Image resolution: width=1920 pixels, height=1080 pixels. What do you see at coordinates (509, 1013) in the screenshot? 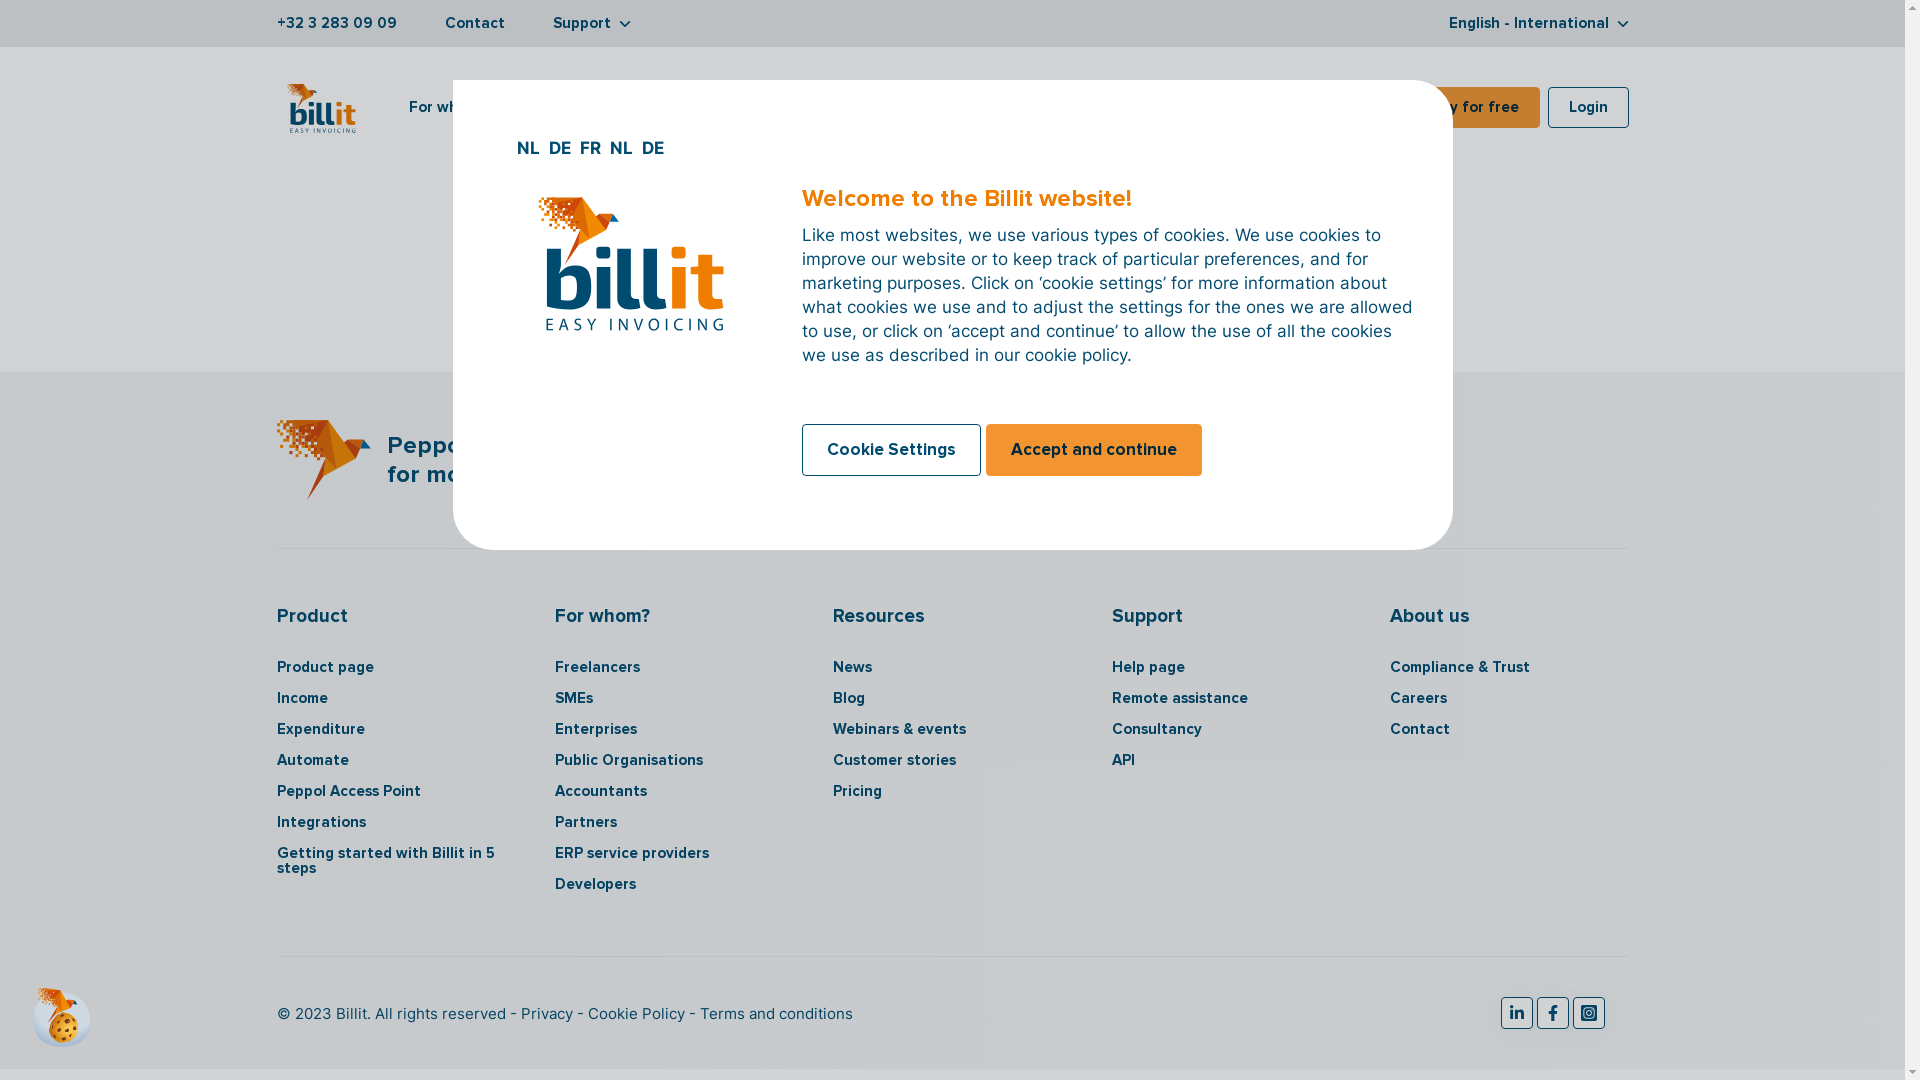
I see `'Privacy'` at bounding box center [509, 1013].